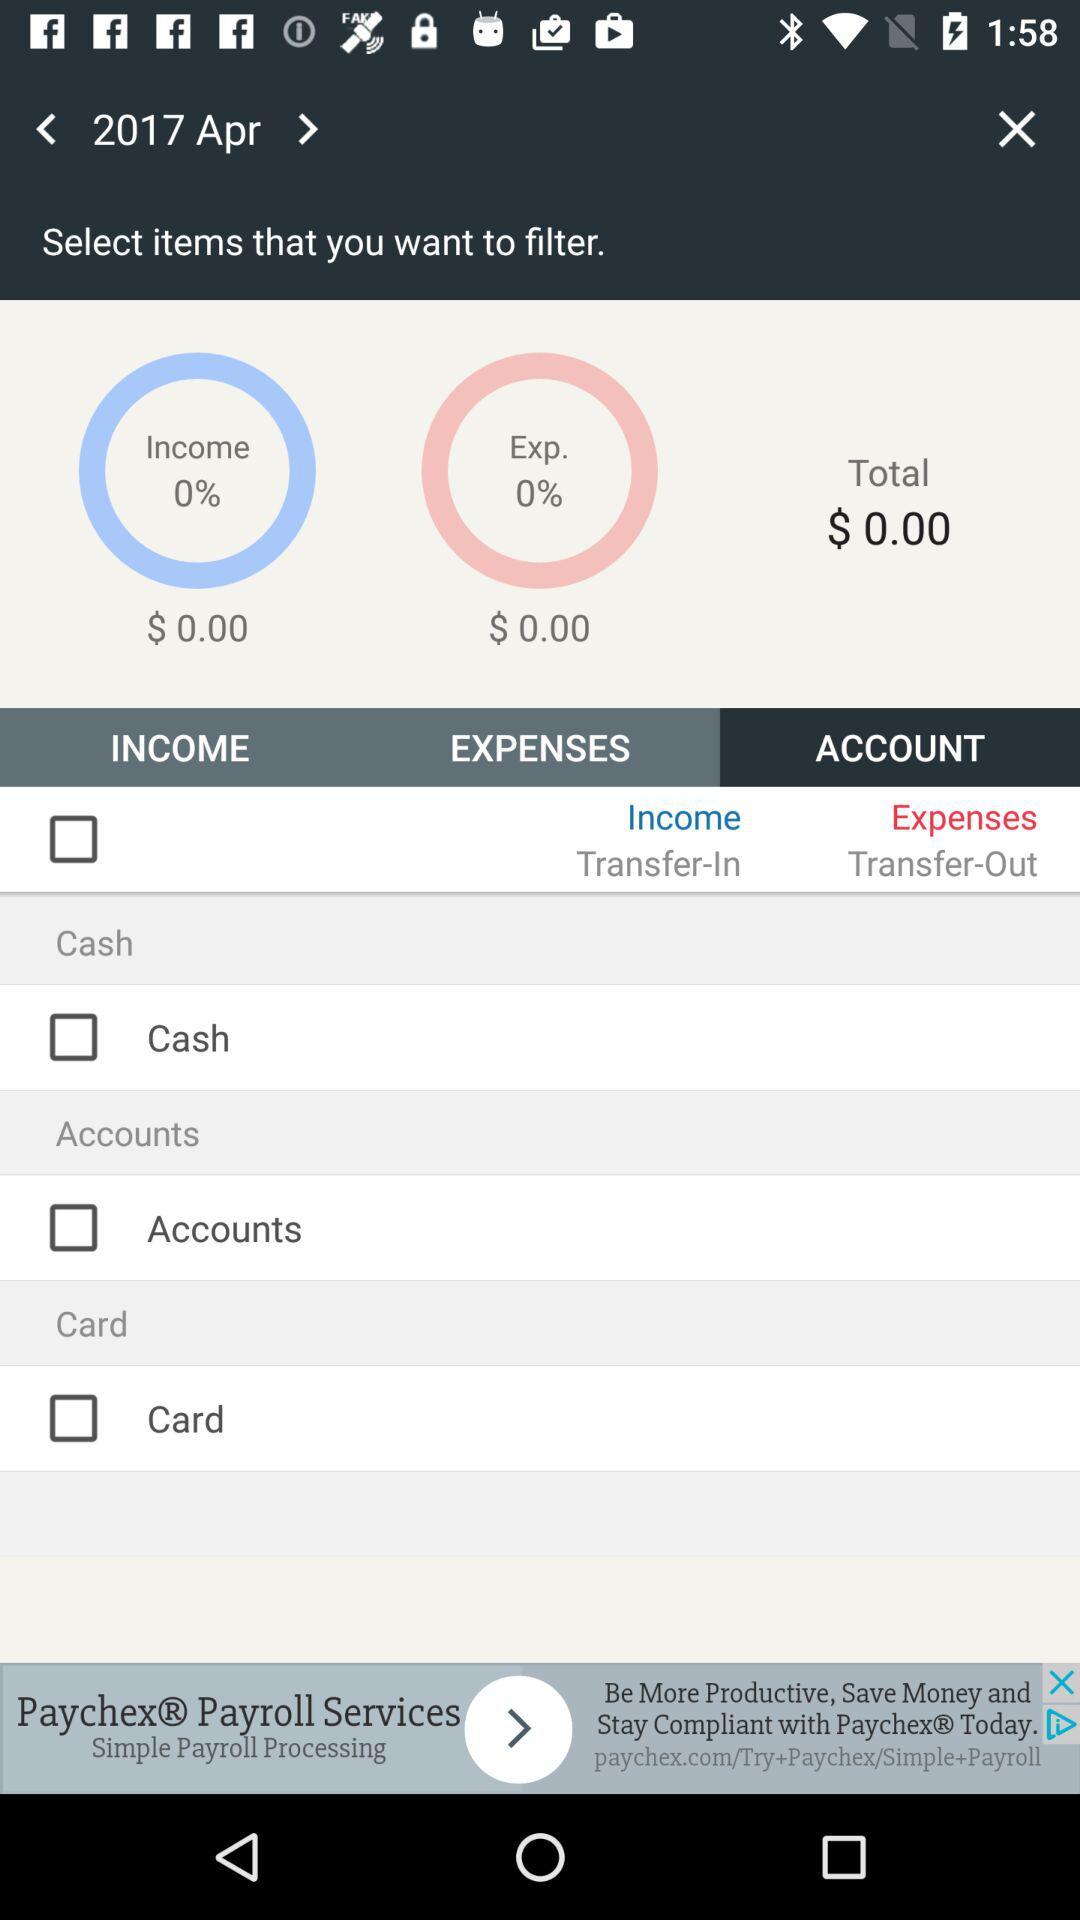 The image size is (1080, 1920). What do you see at coordinates (45, 127) in the screenshot?
I see `the arrow_backward icon` at bounding box center [45, 127].